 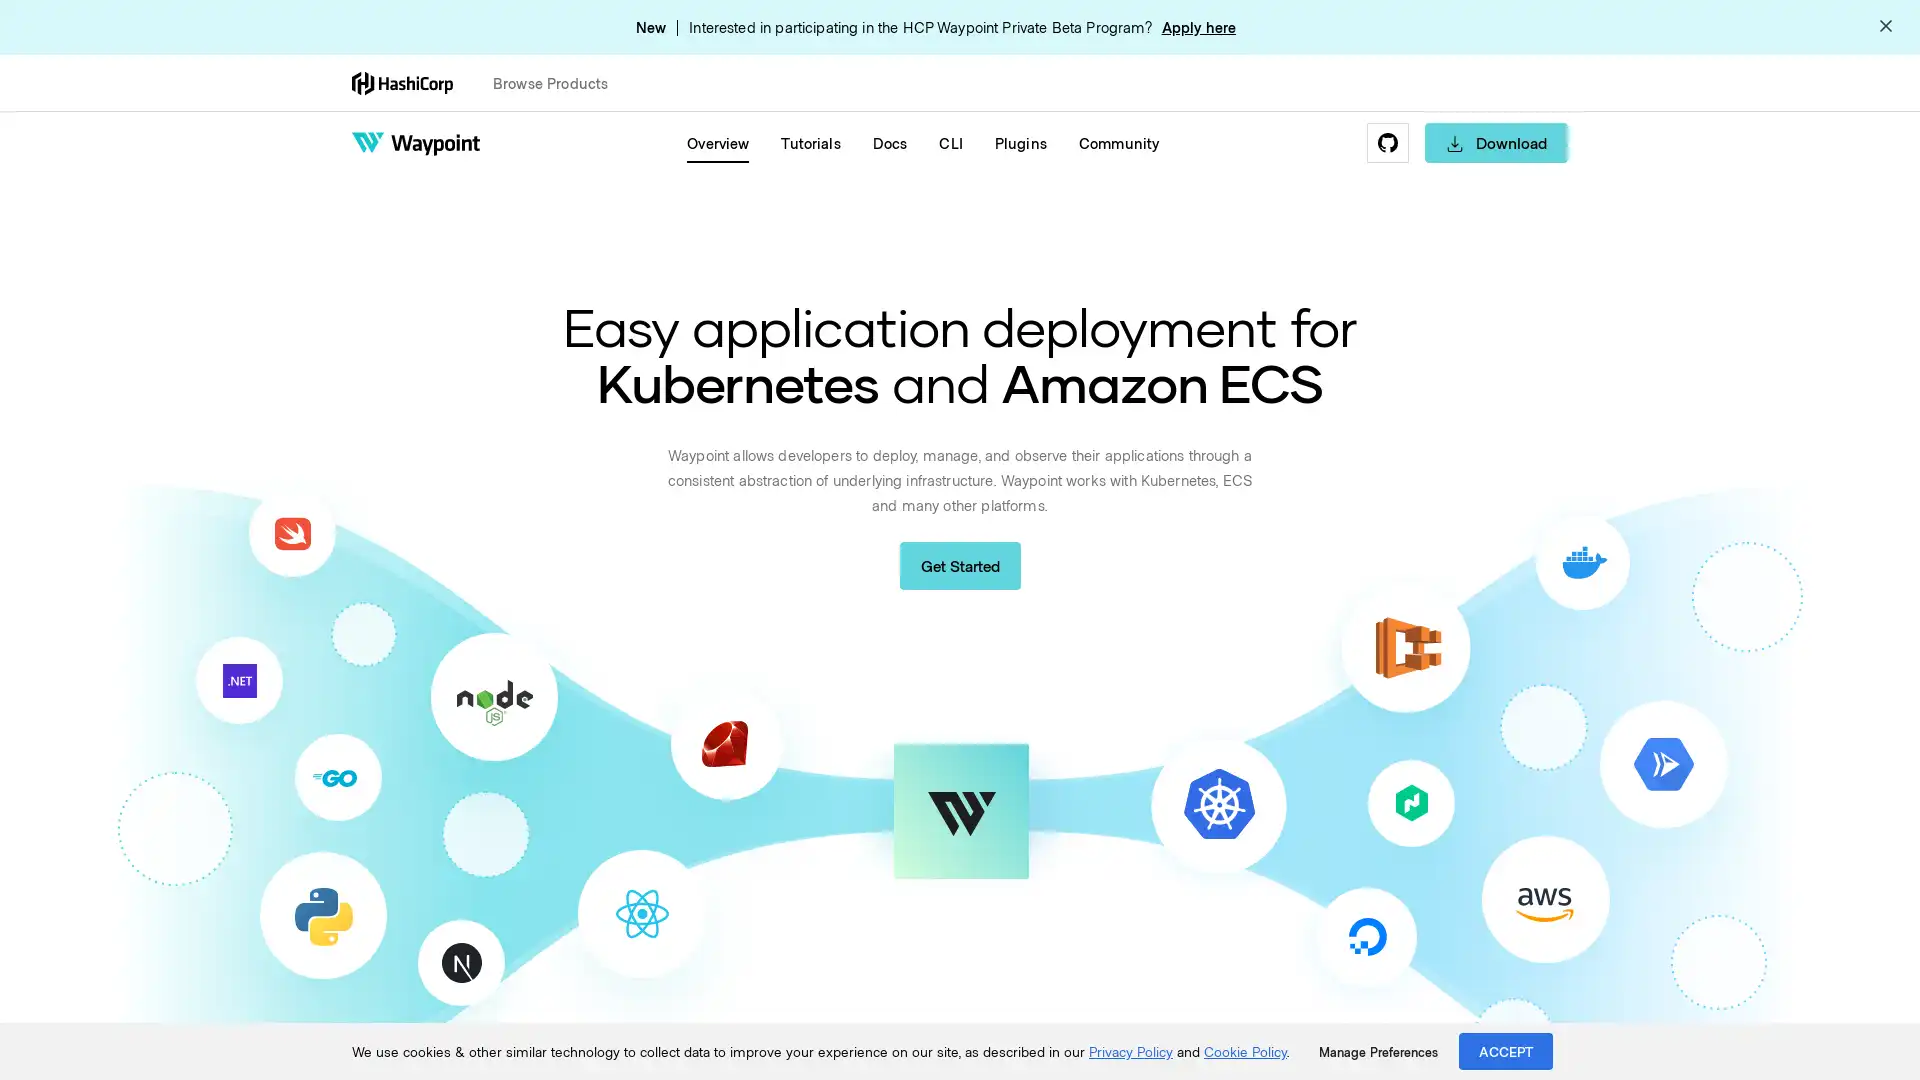 I want to click on Manage Preferences, so click(x=1377, y=1051).